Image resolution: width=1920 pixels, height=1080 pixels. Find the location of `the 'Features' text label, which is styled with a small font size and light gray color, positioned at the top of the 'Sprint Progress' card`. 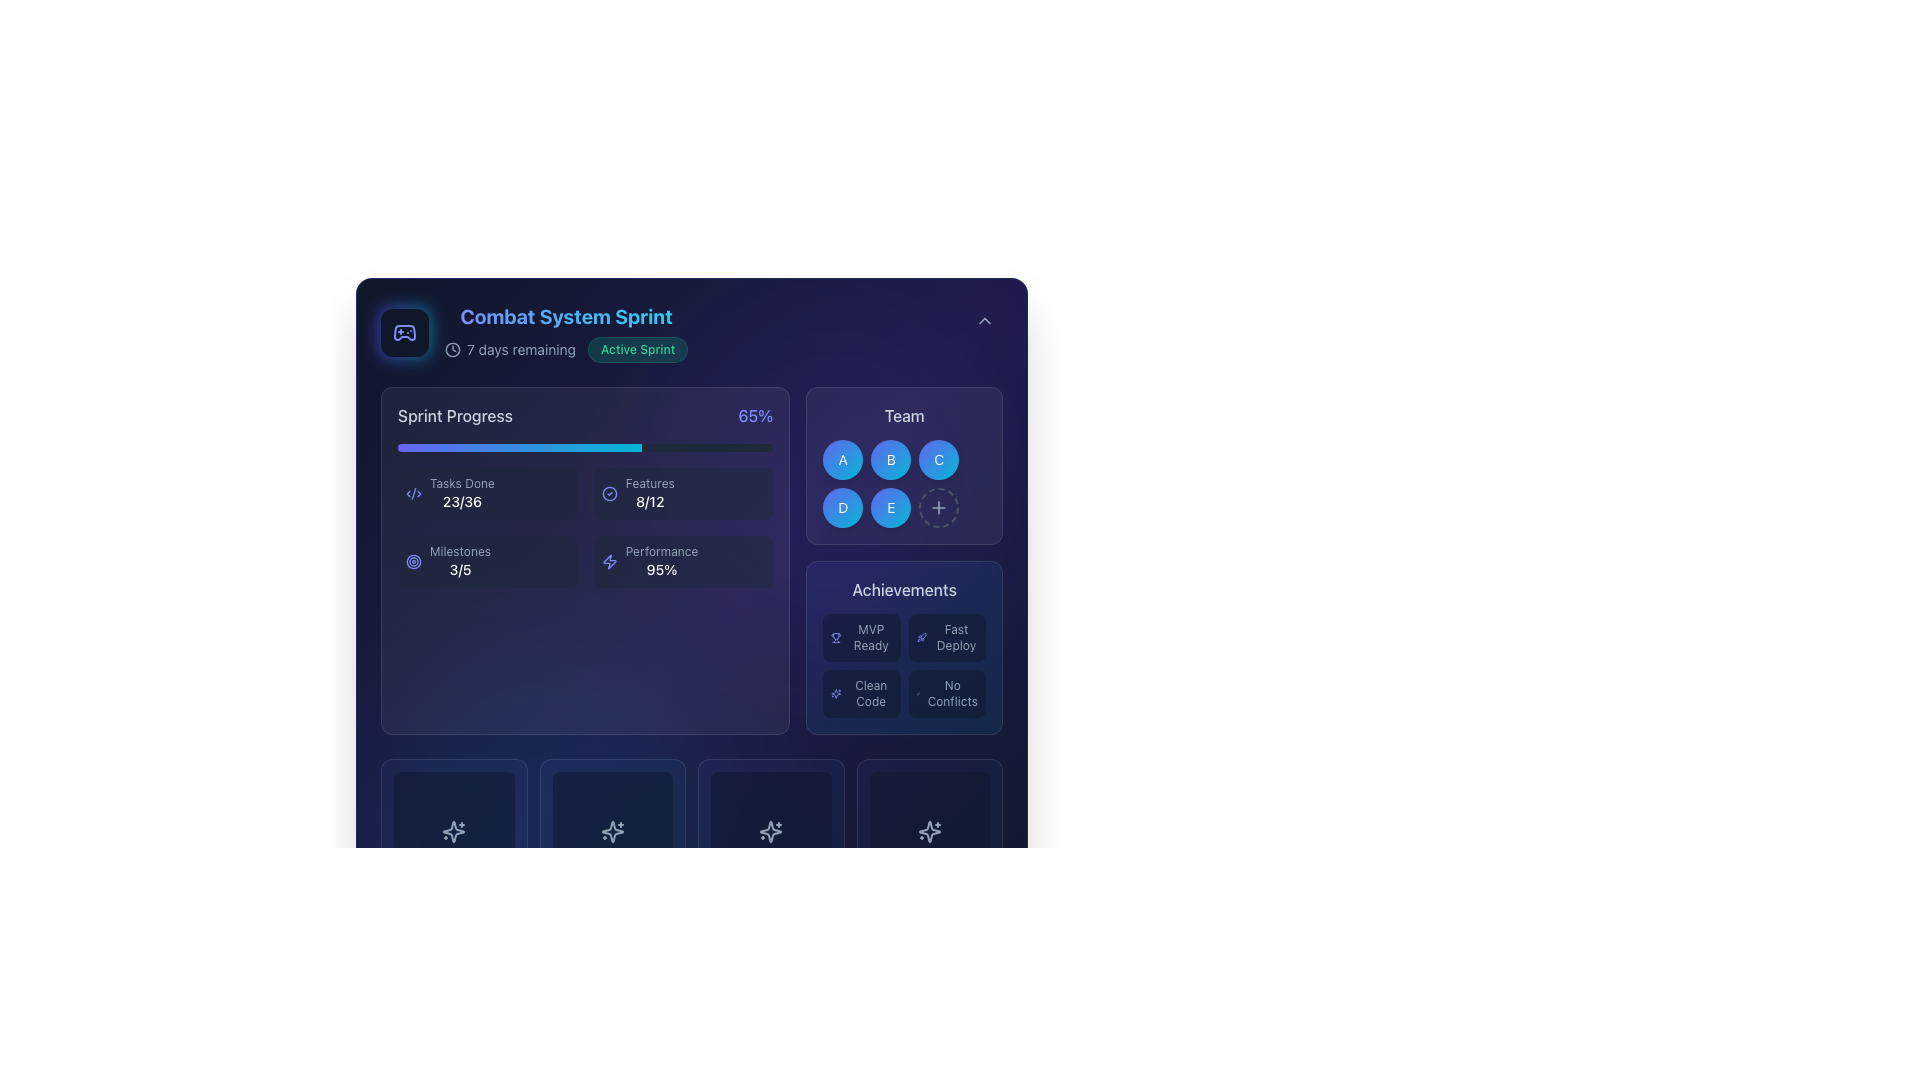

the 'Features' text label, which is styled with a small font size and light gray color, positioned at the top of the 'Sprint Progress' card is located at coordinates (650, 483).